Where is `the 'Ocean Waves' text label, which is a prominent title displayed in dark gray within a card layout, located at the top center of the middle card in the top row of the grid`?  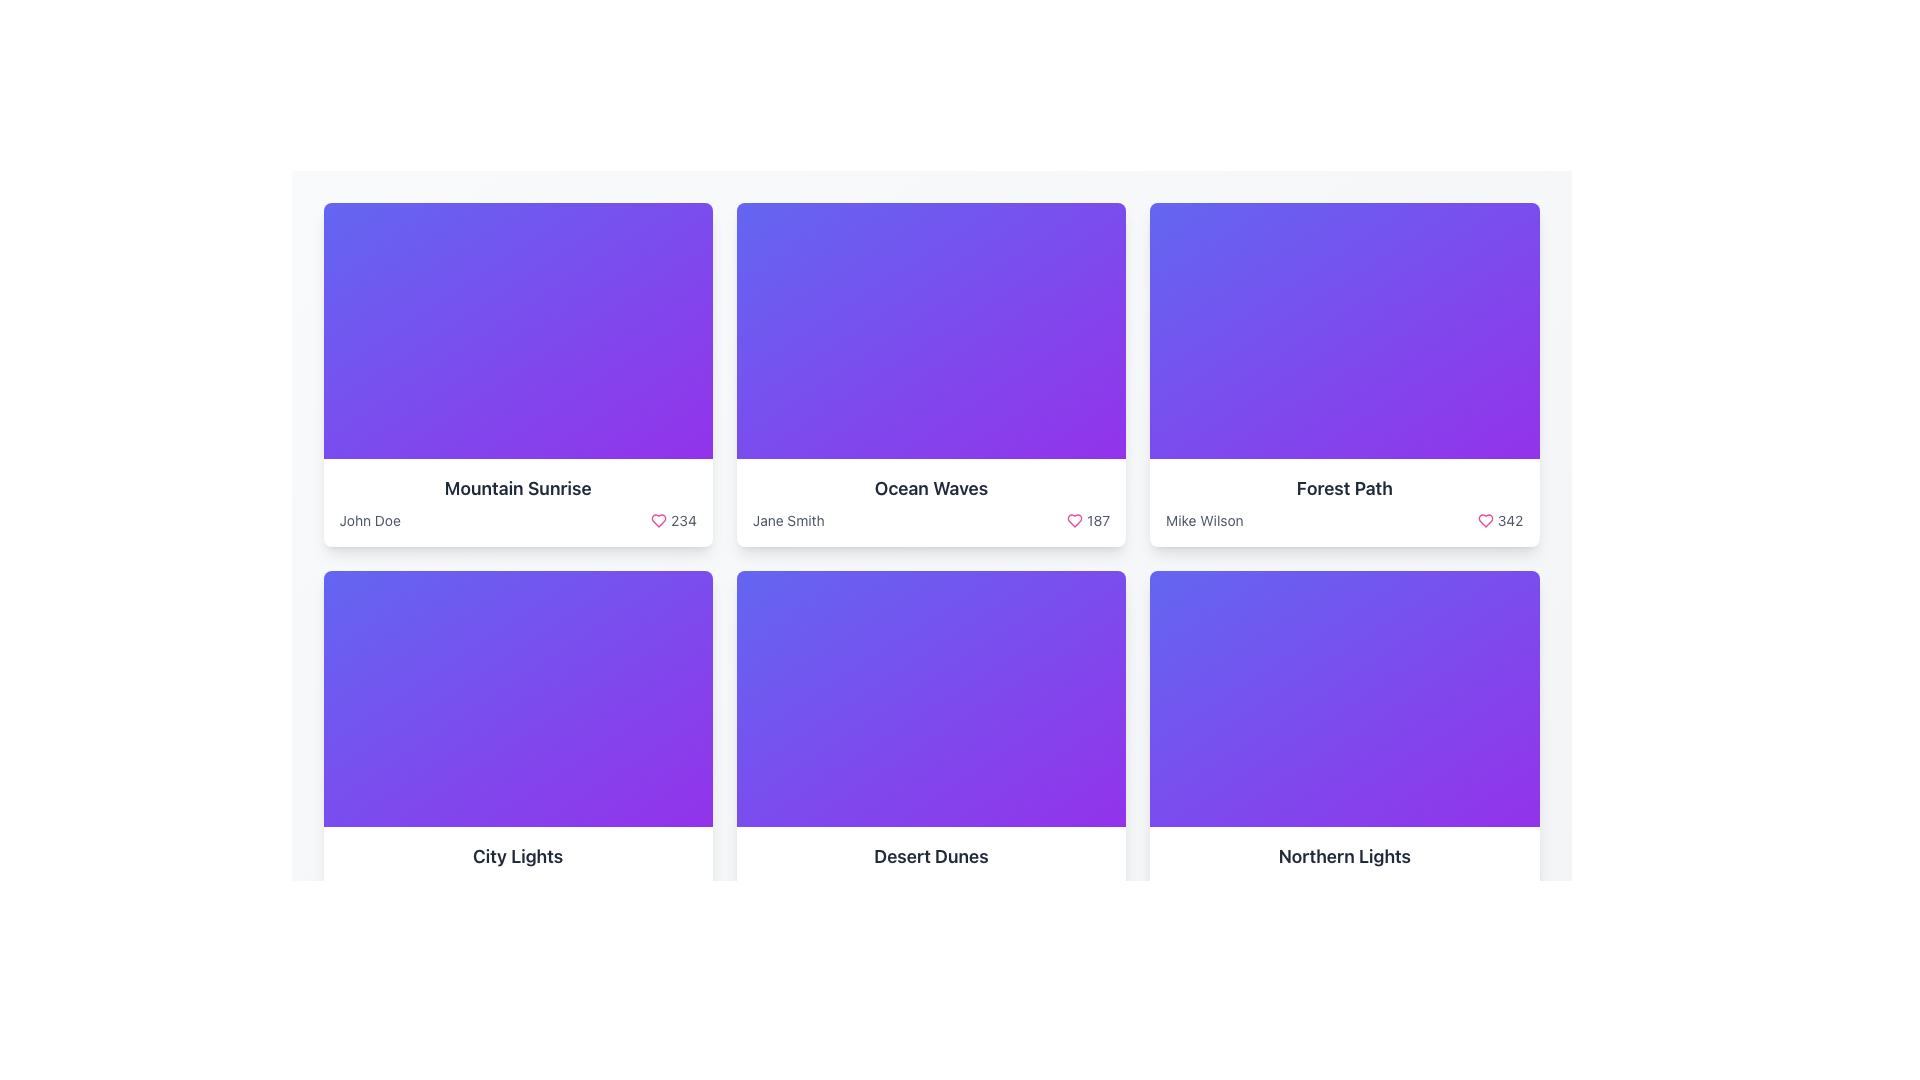
the 'Ocean Waves' text label, which is a prominent title displayed in dark gray within a card layout, located at the top center of the middle card in the top row of the grid is located at coordinates (930, 489).